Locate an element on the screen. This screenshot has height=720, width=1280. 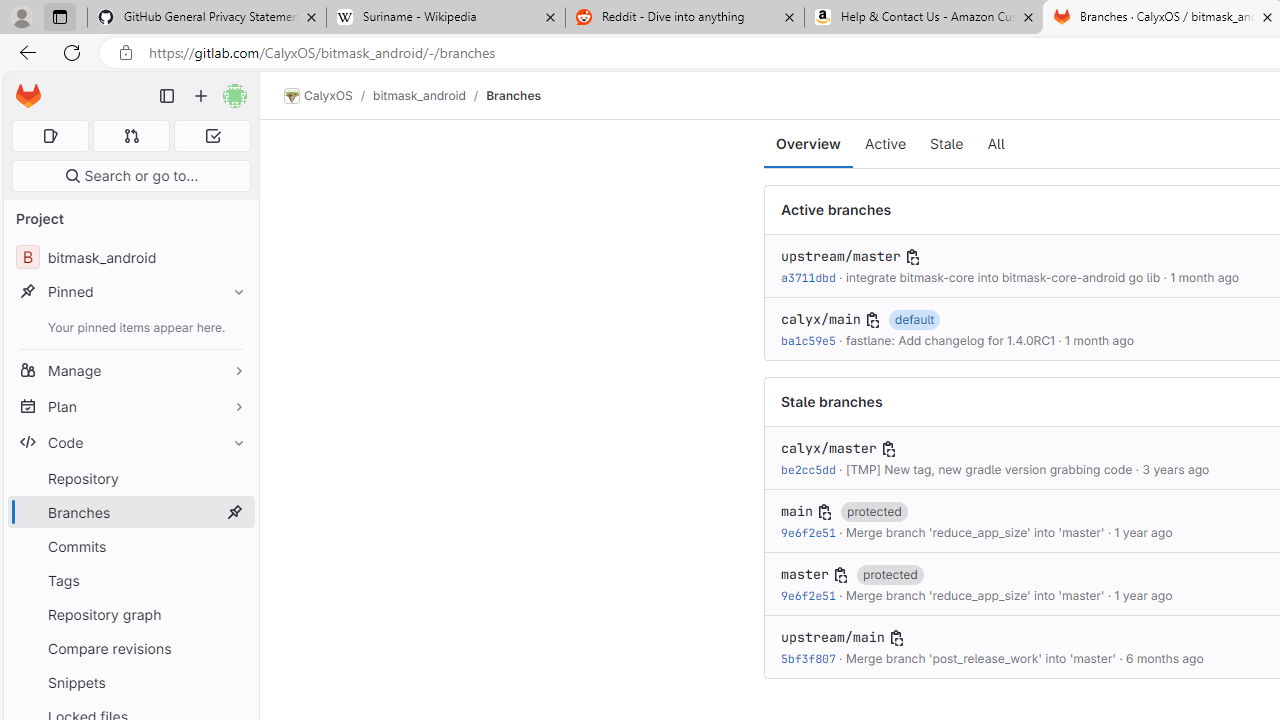
'Snippets' is located at coordinates (130, 681).